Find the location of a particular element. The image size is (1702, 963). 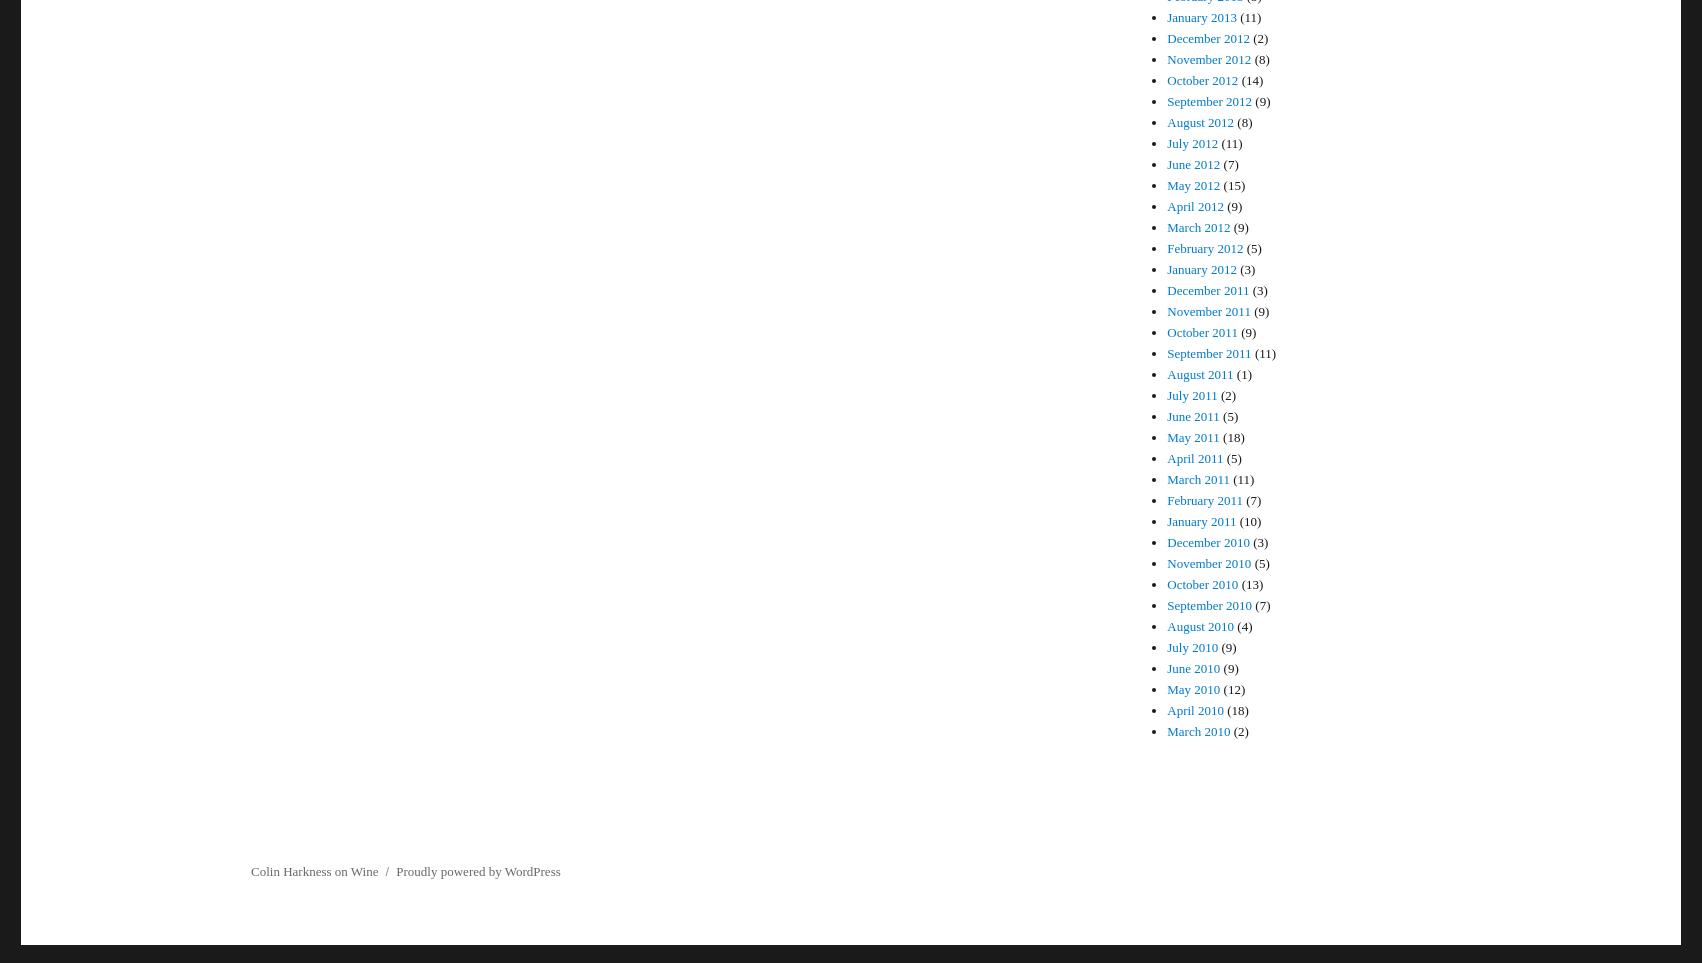

'(12)' is located at coordinates (1232, 689).